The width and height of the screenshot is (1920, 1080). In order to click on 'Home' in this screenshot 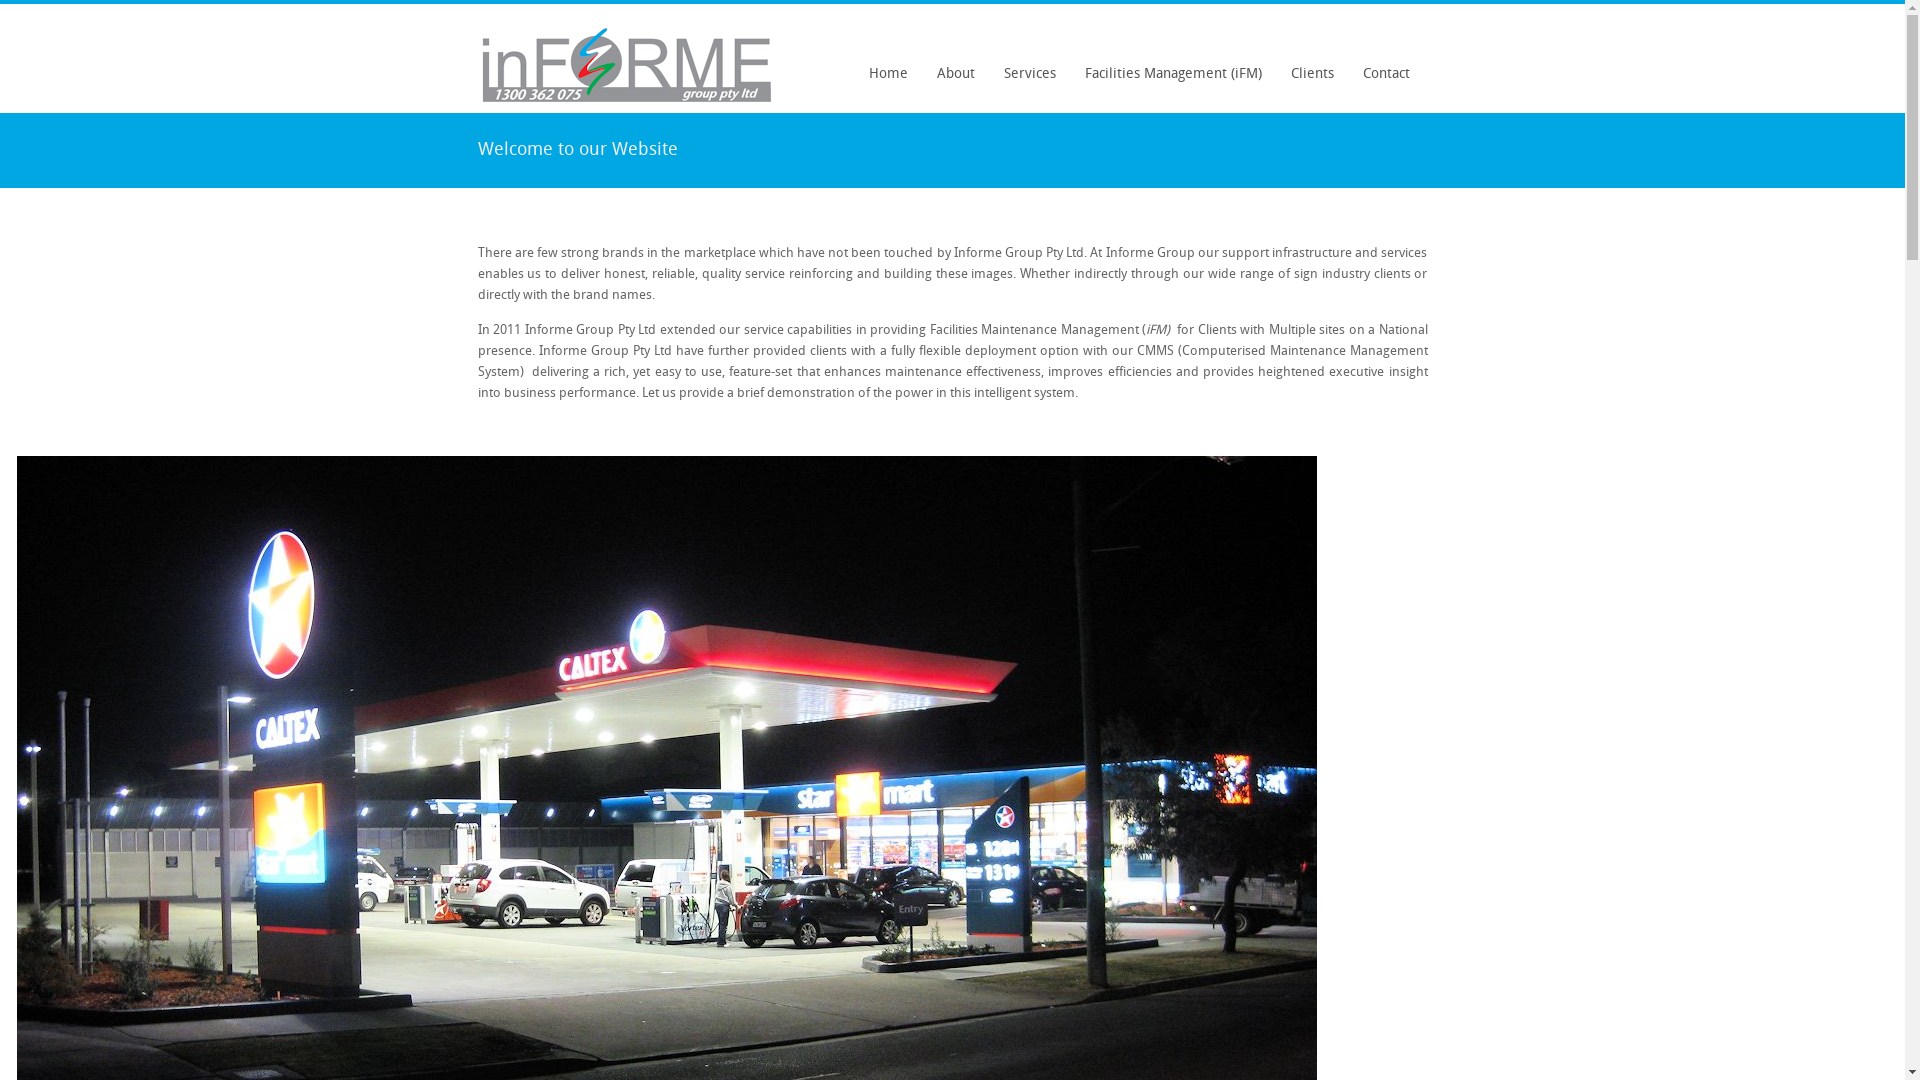, I will do `click(858, 73)`.